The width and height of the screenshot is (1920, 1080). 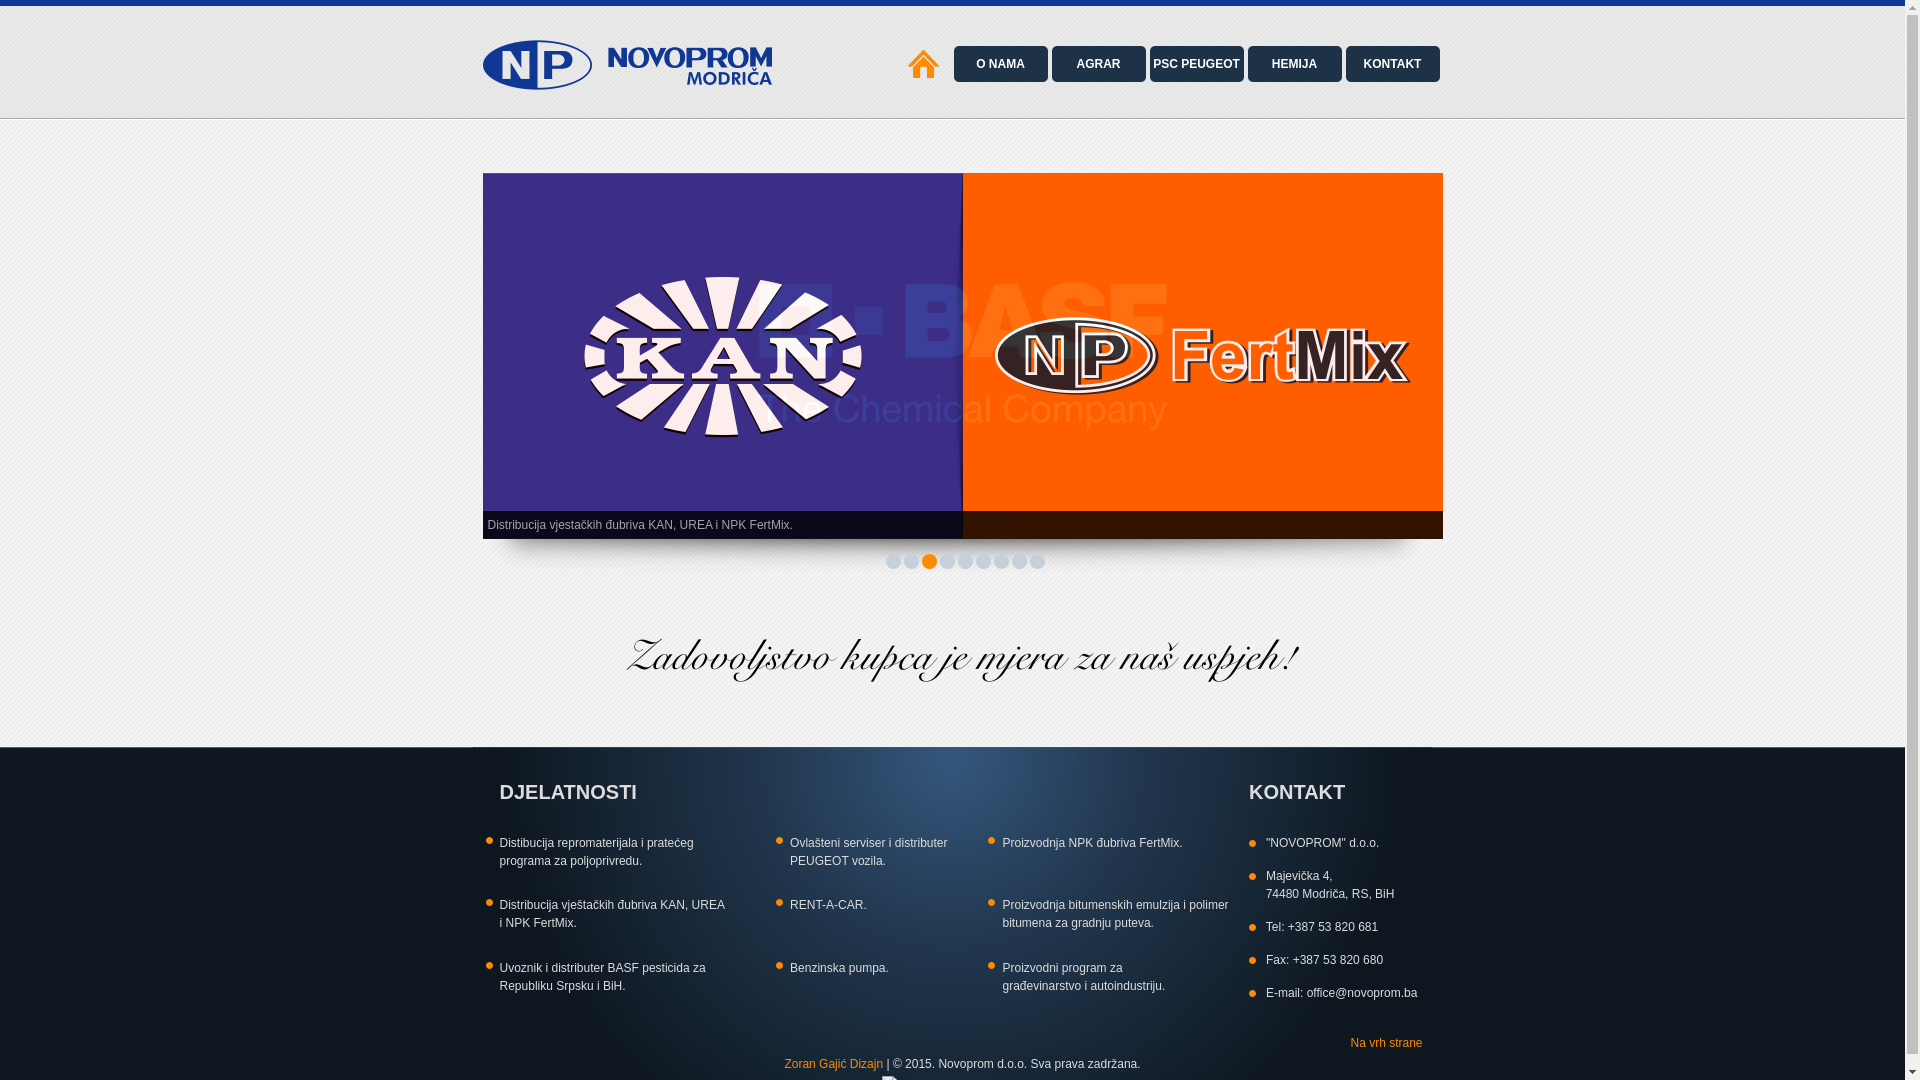 What do you see at coordinates (1242, 63) in the screenshot?
I see `'HEMIJA'` at bounding box center [1242, 63].